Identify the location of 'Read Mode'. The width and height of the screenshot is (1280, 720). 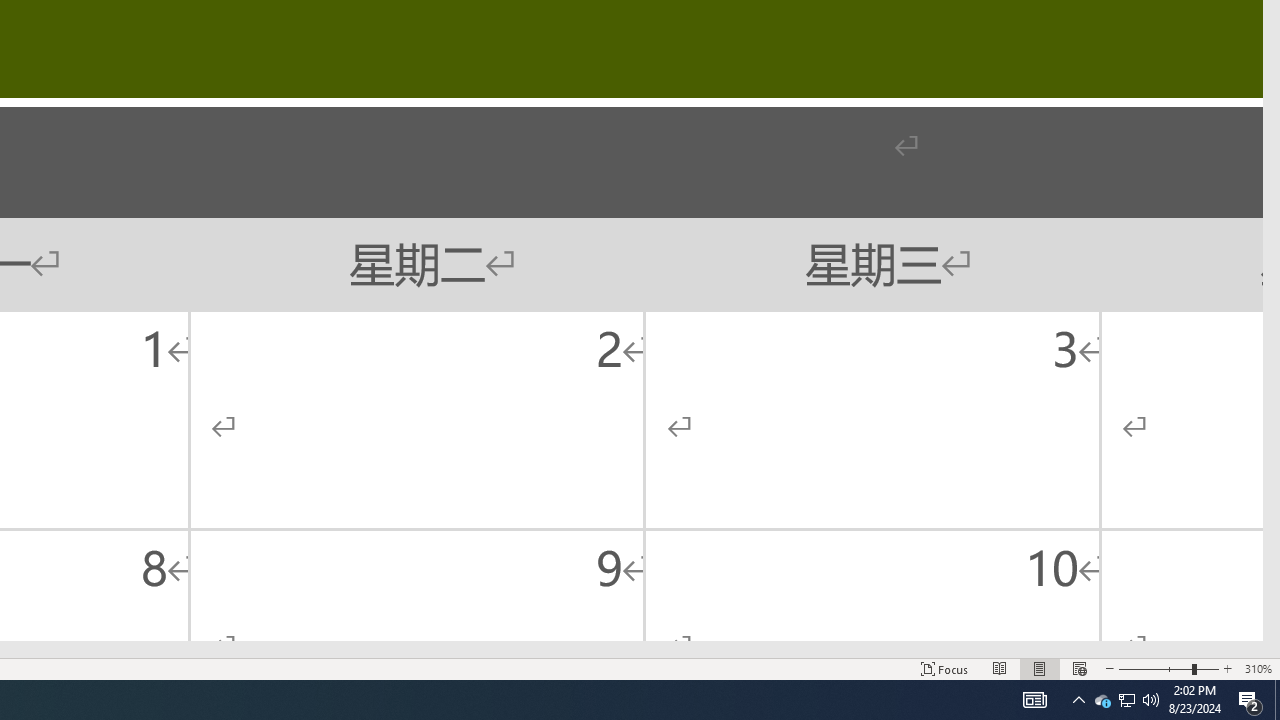
(1000, 669).